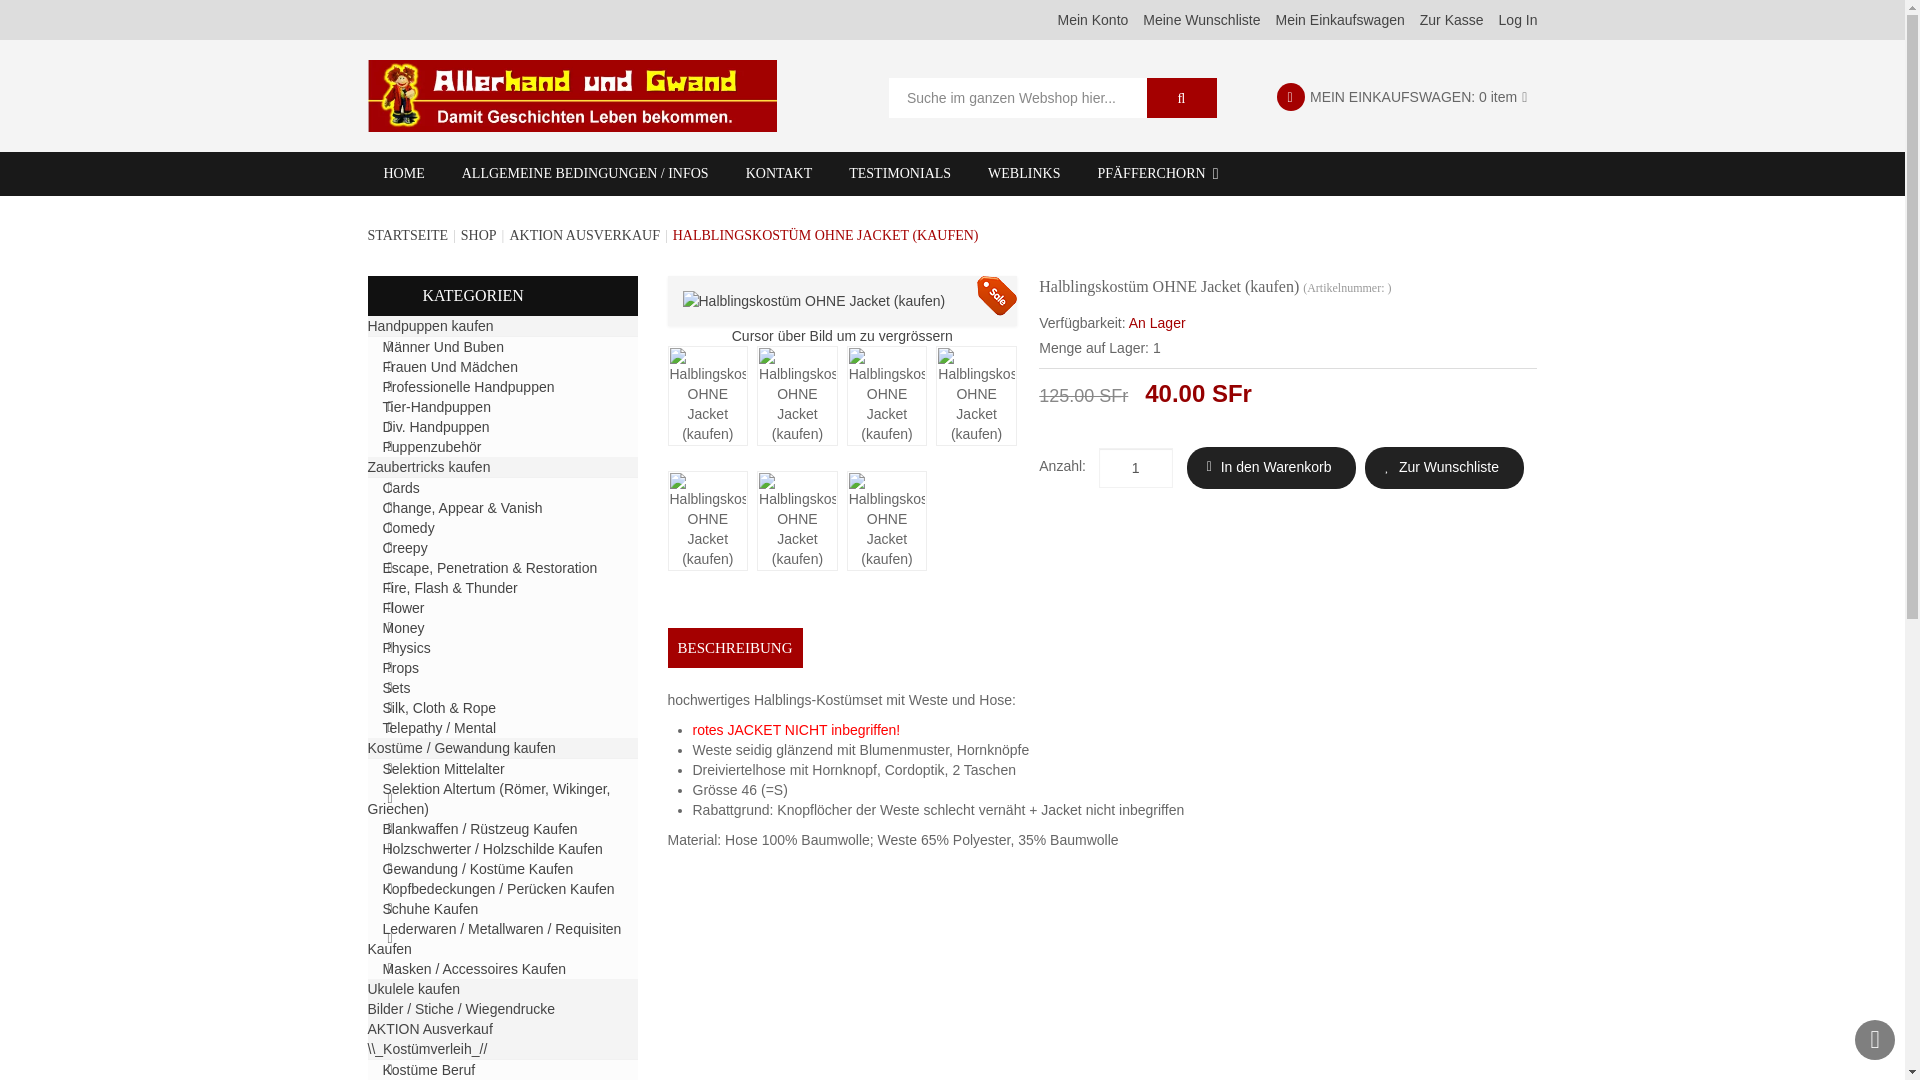 Image resolution: width=1920 pixels, height=1080 pixels. I want to click on 'Telepathy / Mental', so click(437, 728).